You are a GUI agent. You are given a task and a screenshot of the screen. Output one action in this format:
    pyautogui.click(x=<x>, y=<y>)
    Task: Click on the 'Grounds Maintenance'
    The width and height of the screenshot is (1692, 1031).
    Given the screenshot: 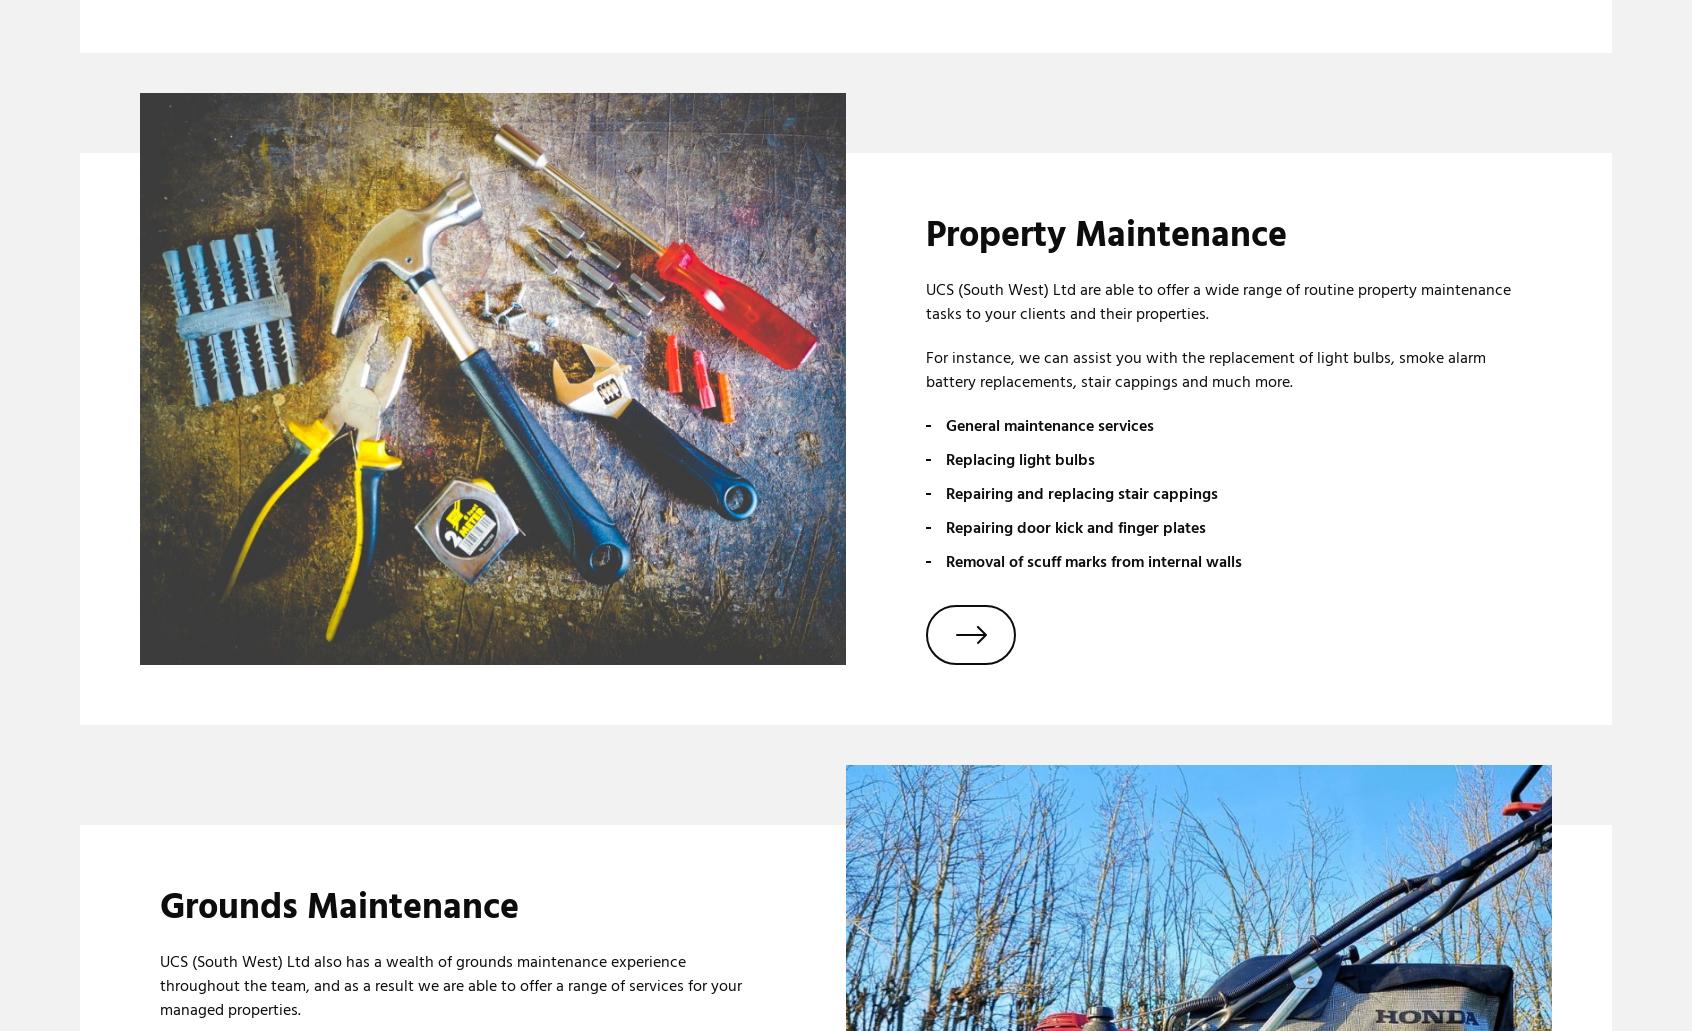 What is the action you would take?
    pyautogui.click(x=338, y=906)
    